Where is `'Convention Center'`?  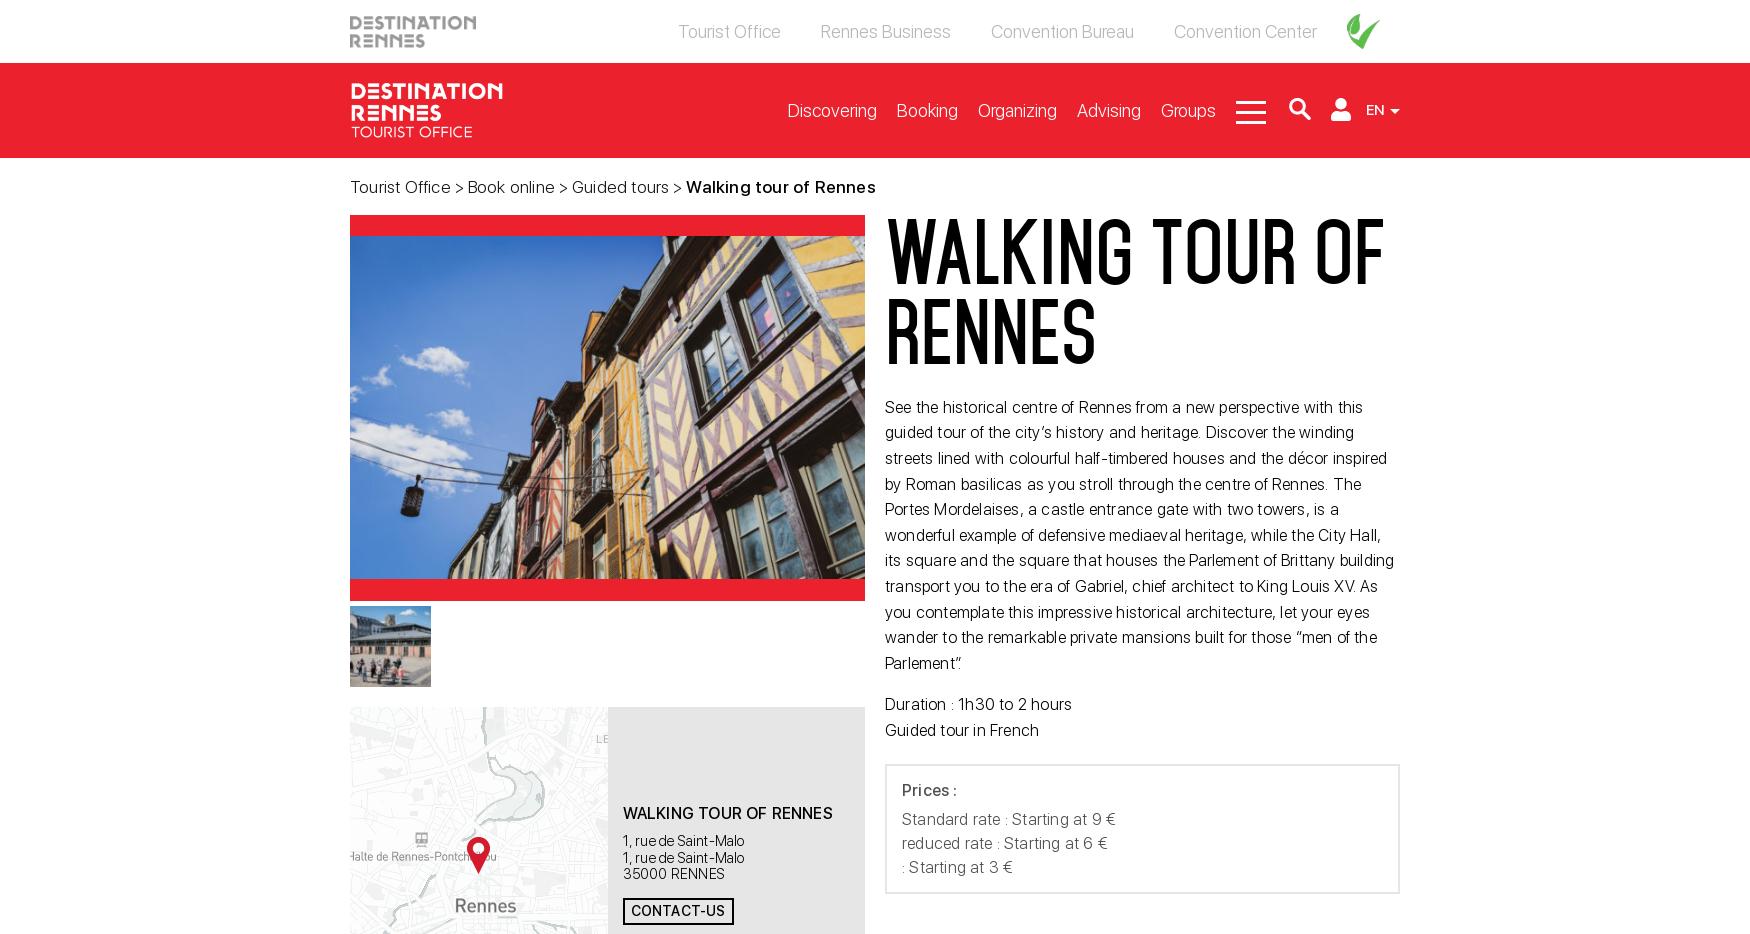
'Convention Center' is located at coordinates (1245, 30).